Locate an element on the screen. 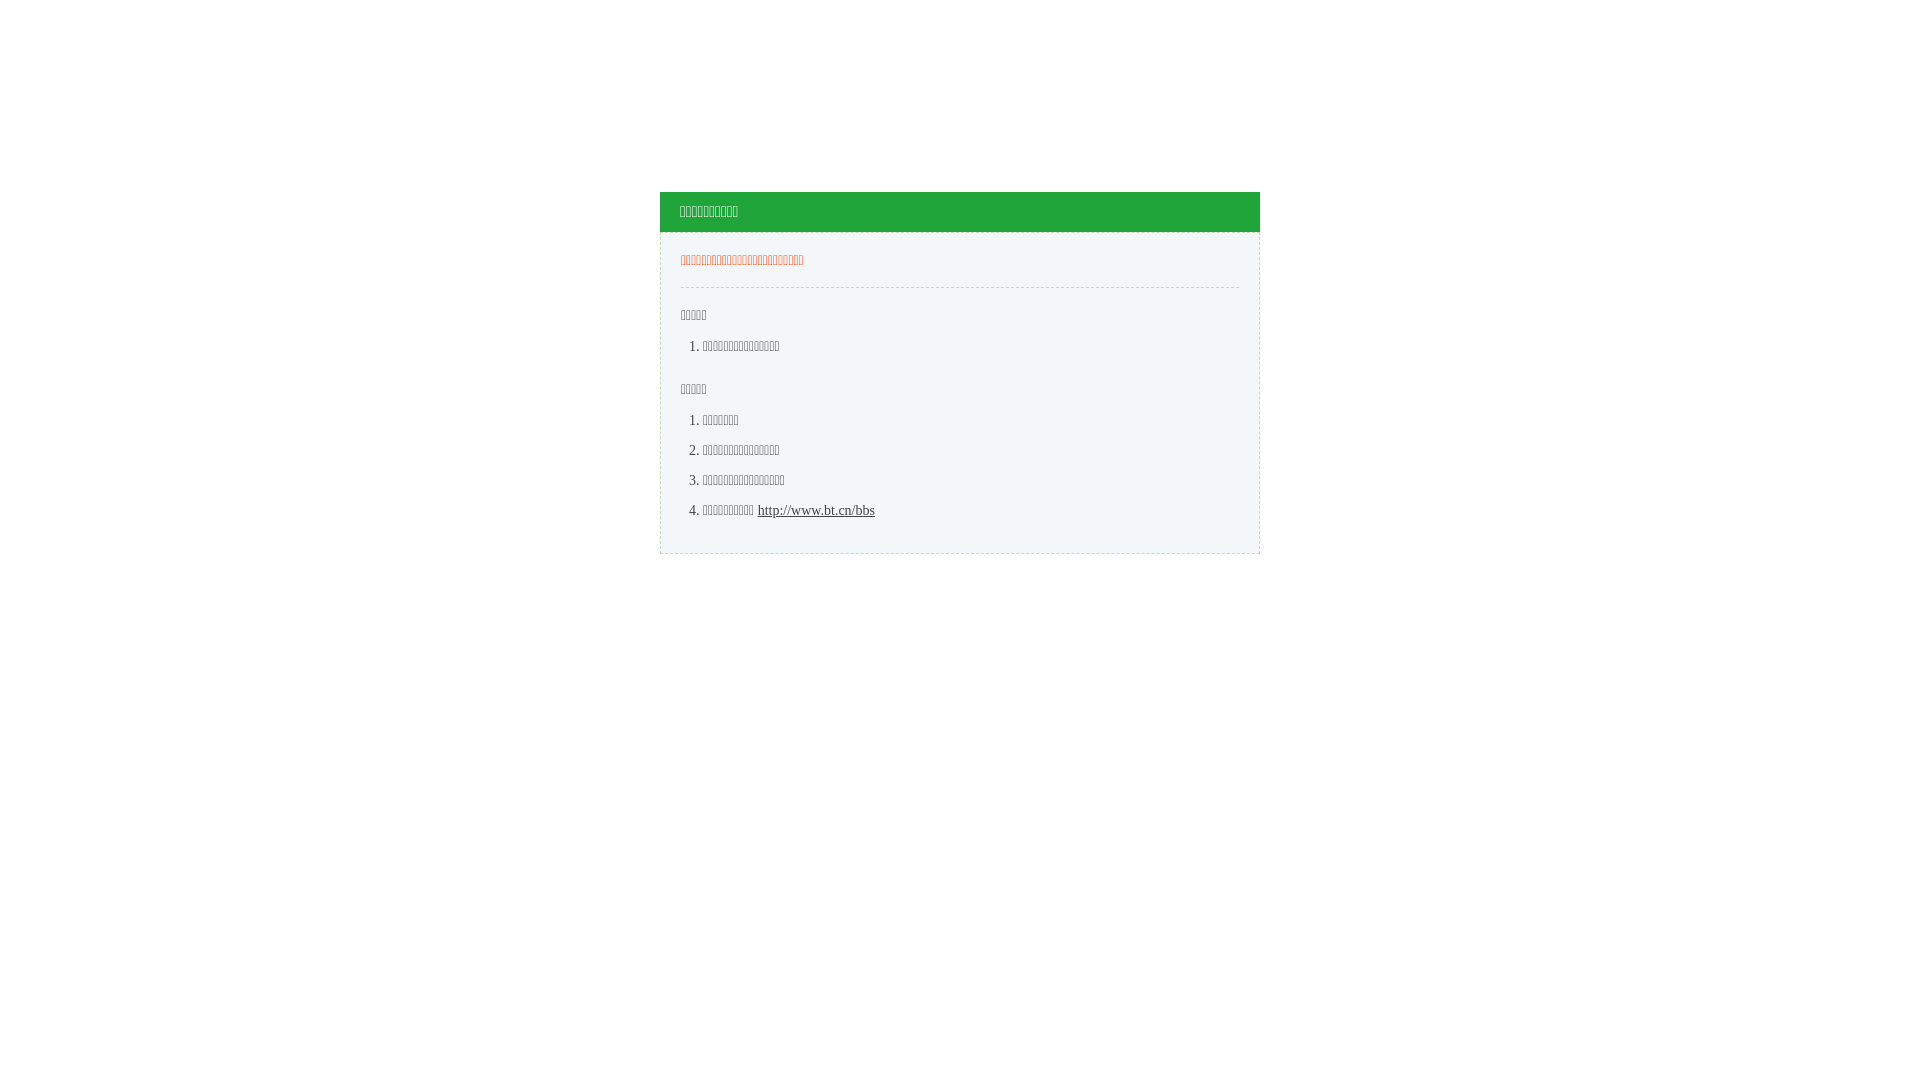 The image size is (1920, 1080). 'http://www.bt.cn/bbs' is located at coordinates (816, 509).